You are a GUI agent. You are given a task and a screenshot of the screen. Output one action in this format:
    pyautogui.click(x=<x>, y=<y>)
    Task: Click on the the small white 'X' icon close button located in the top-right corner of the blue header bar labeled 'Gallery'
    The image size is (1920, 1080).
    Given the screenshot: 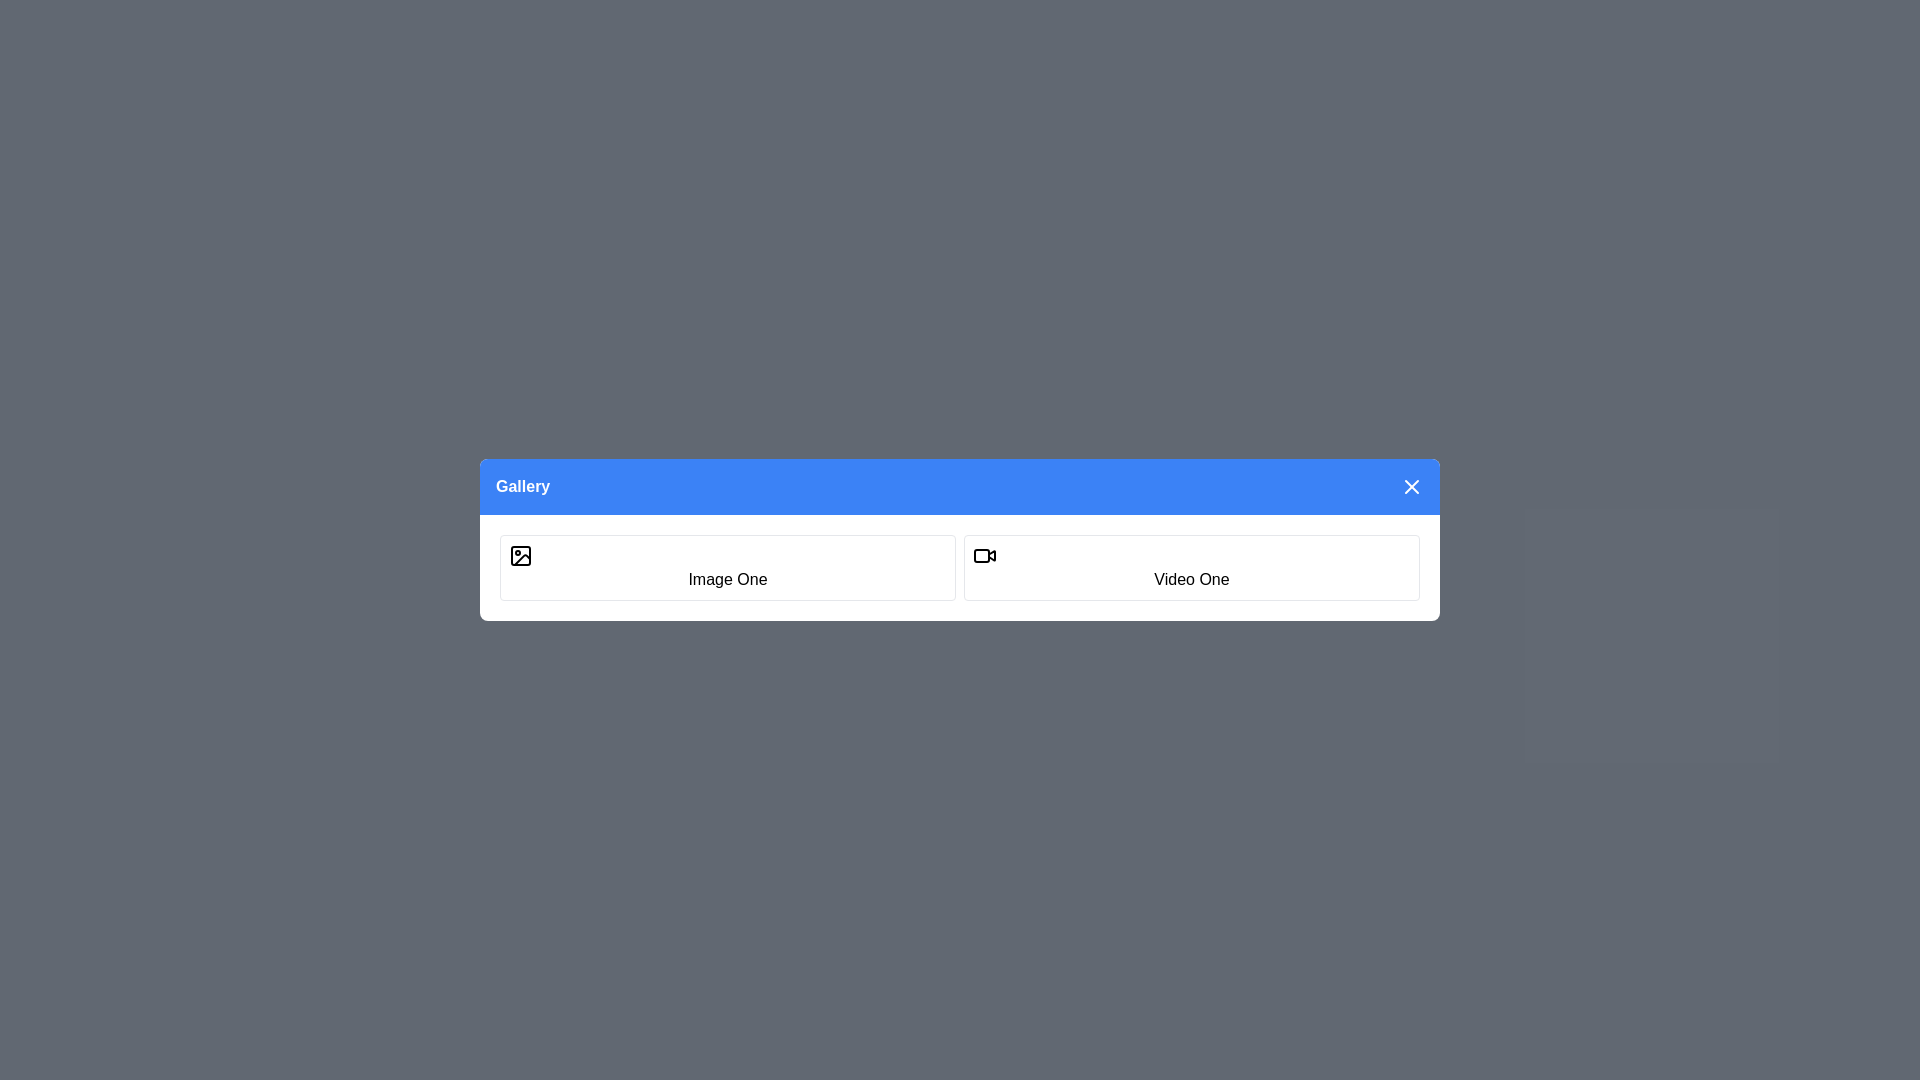 What is the action you would take?
    pyautogui.click(x=1410, y=486)
    